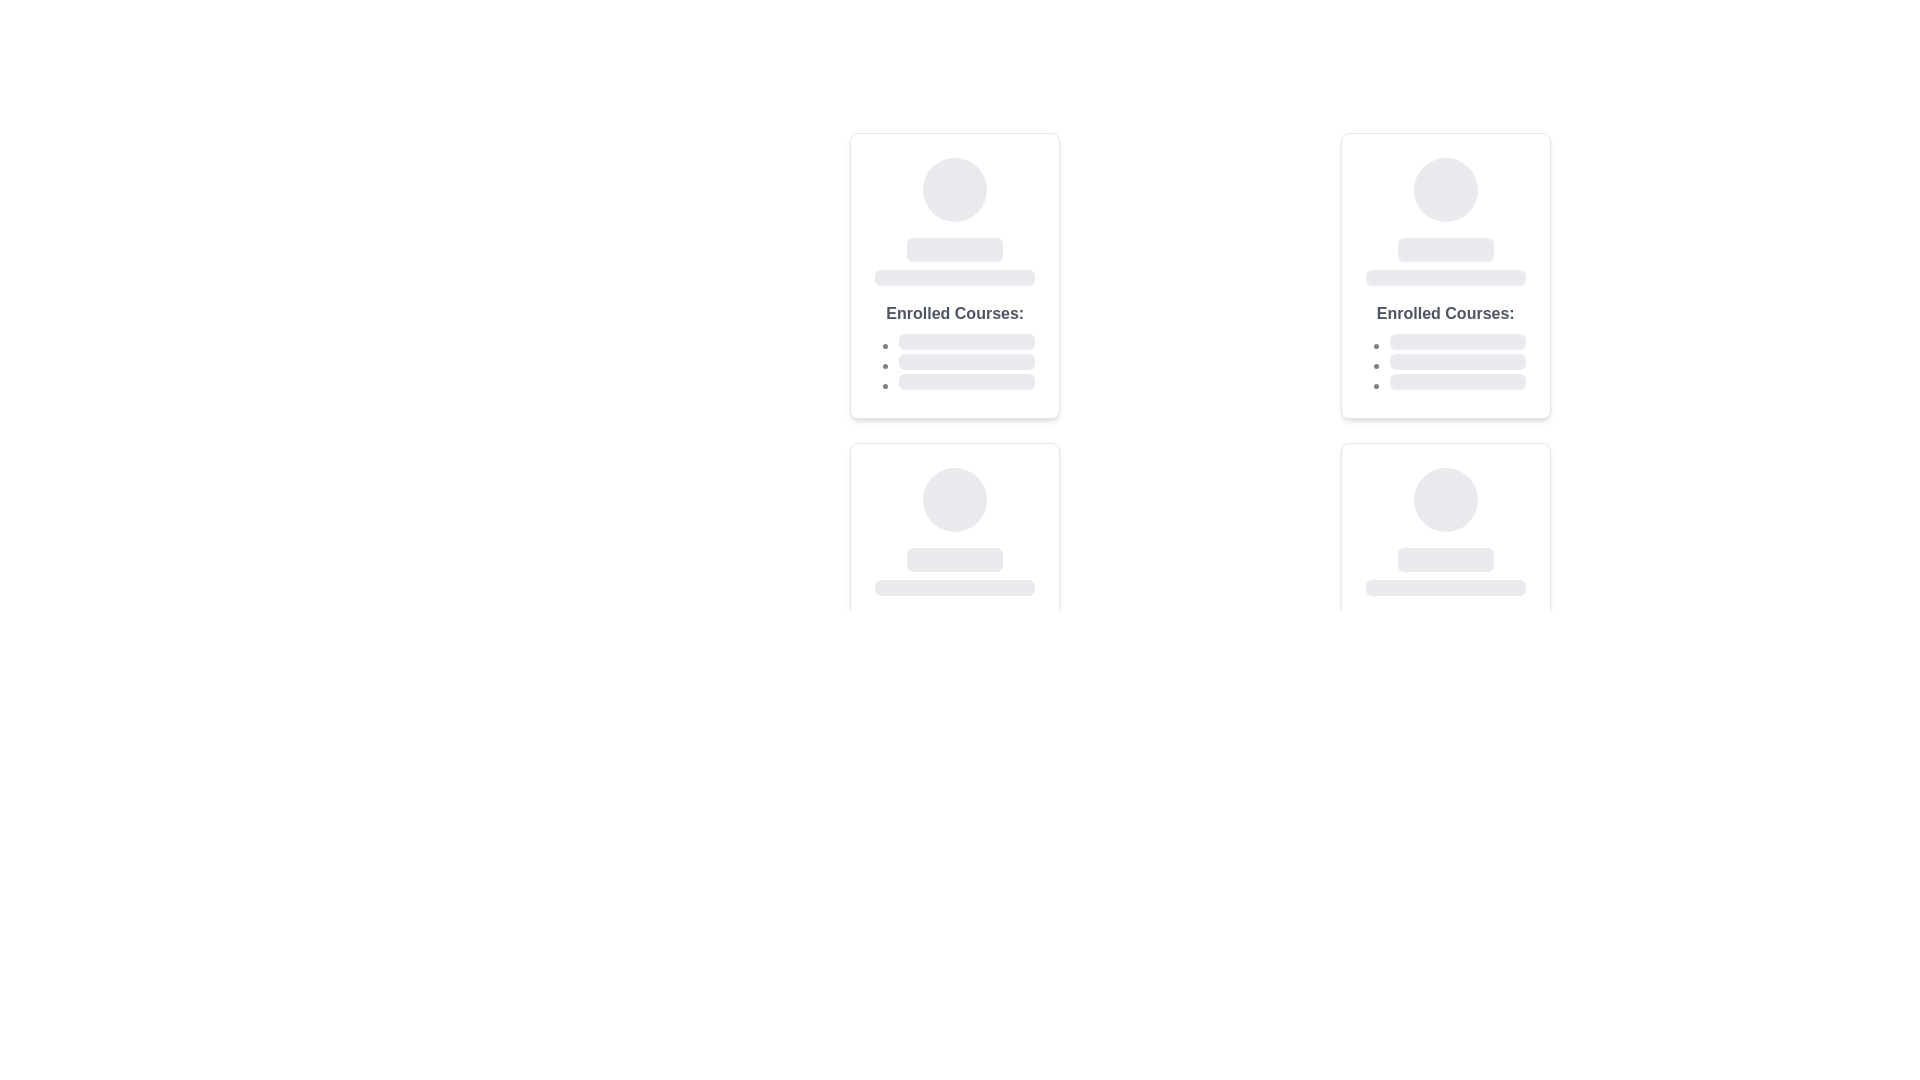 The width and height of the screenshot is (1920, 1080). What do you see at coordinates (1445, 249) in the screenshot?
I see `the gray rectangular Visual Placeholder with rounded corners located in the upper right section of the interface` at bounding box center [1445, 249].